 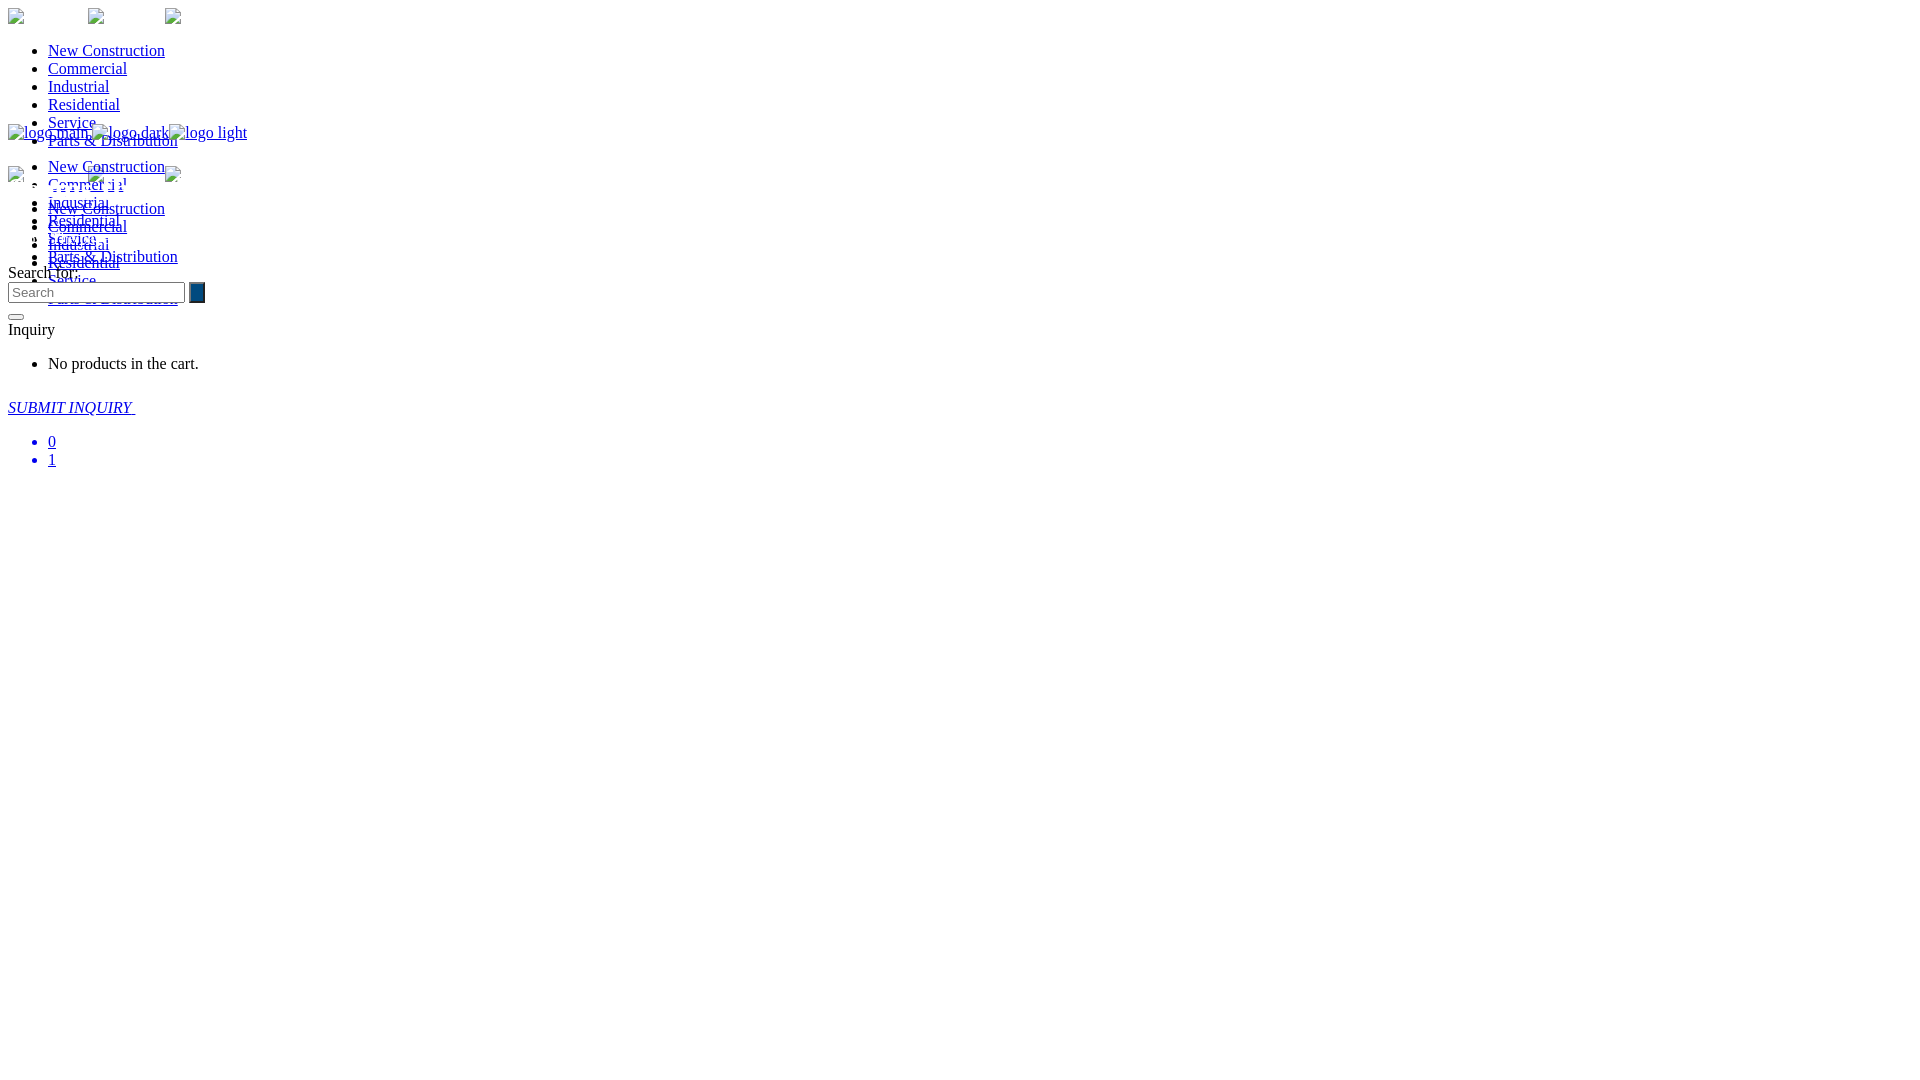 What do you see at coordinates (72, 280) in the screenshot?
I see `'Service'` at bounding box center [72, 280].